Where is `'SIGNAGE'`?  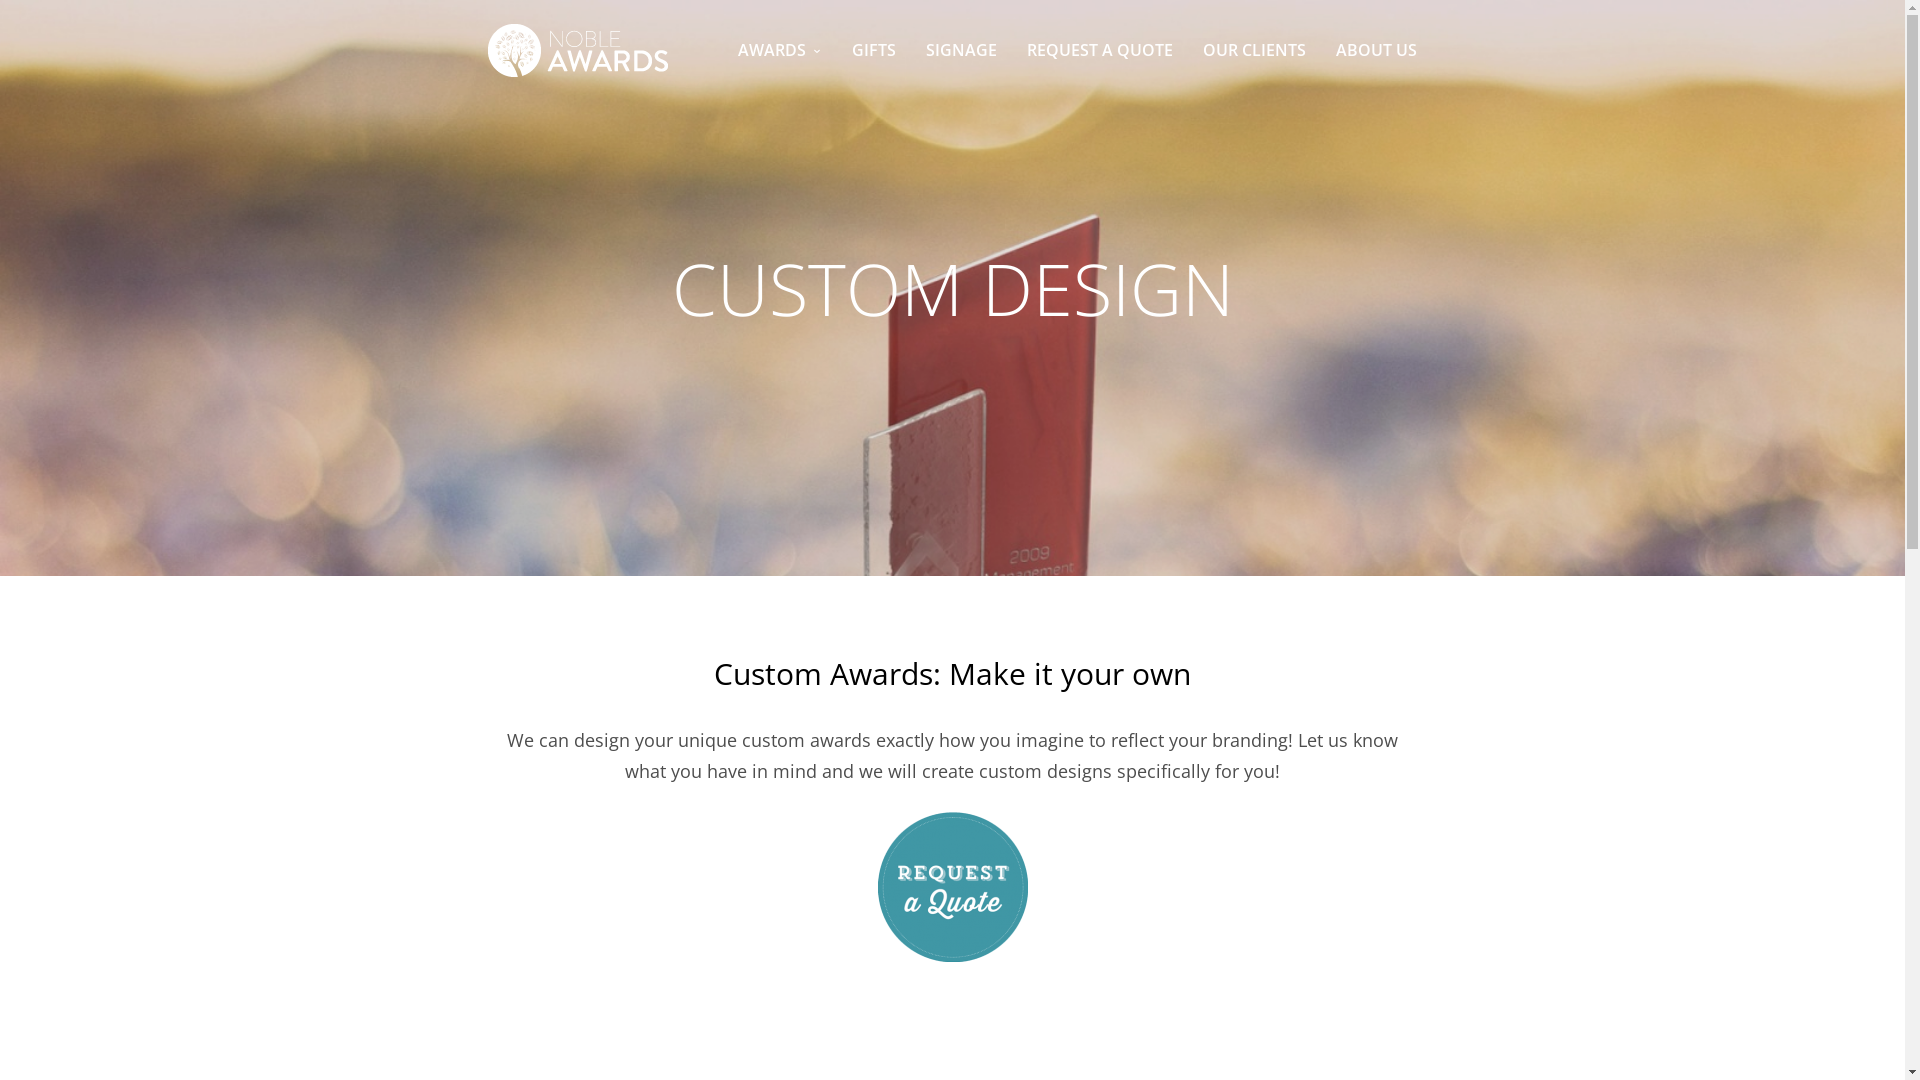
'SIGNAGE' is located at coordinates (961, 49).